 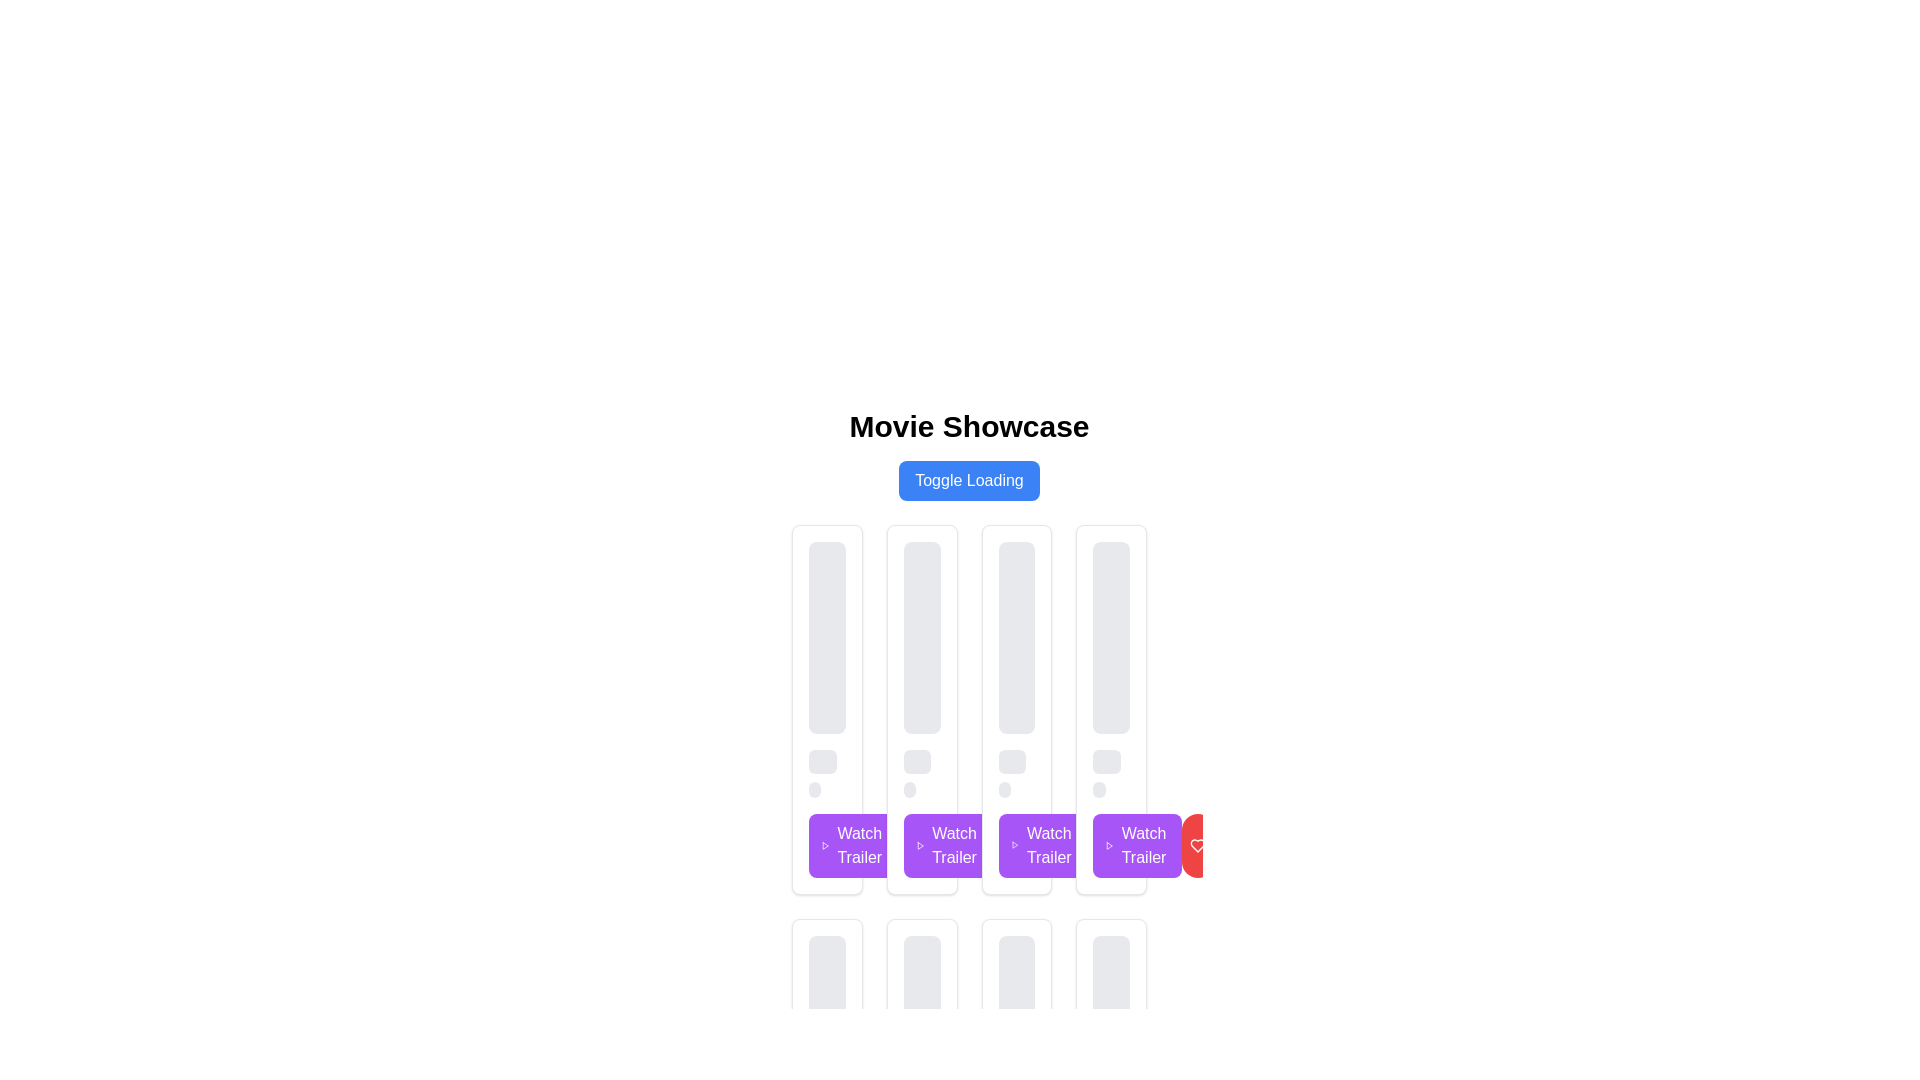 I want to click on the sharing icon located in the center of the blue circular button next to the 'Watch Trailer' purple button for the fourth card, so click(x=1143, y=845).